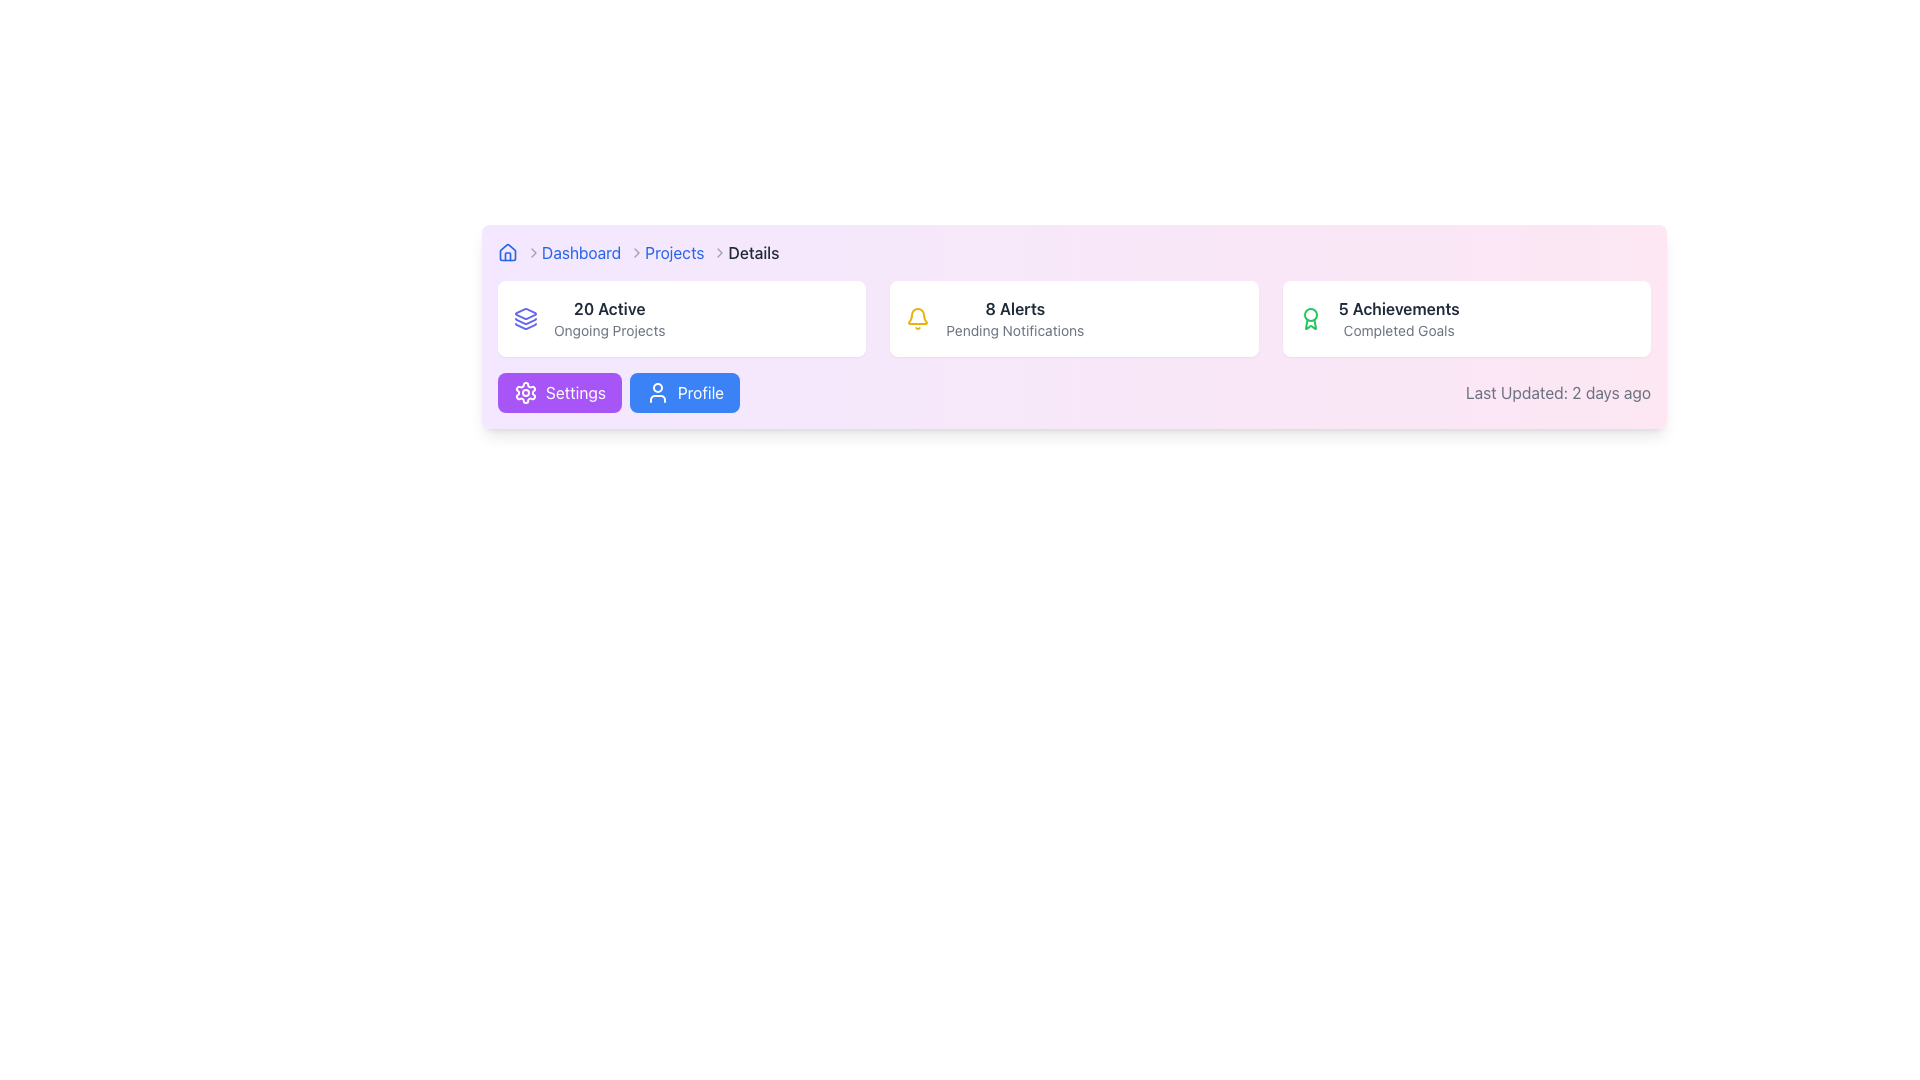 The image size is (1920, 1080). Describe the element at coordinates (1397, 318) in the screenshot. I see `the details provided in the informational text component displaying '5 Achievements' and 'Completed Goals' within the rightmost card of the horizontal card layout` at that location.